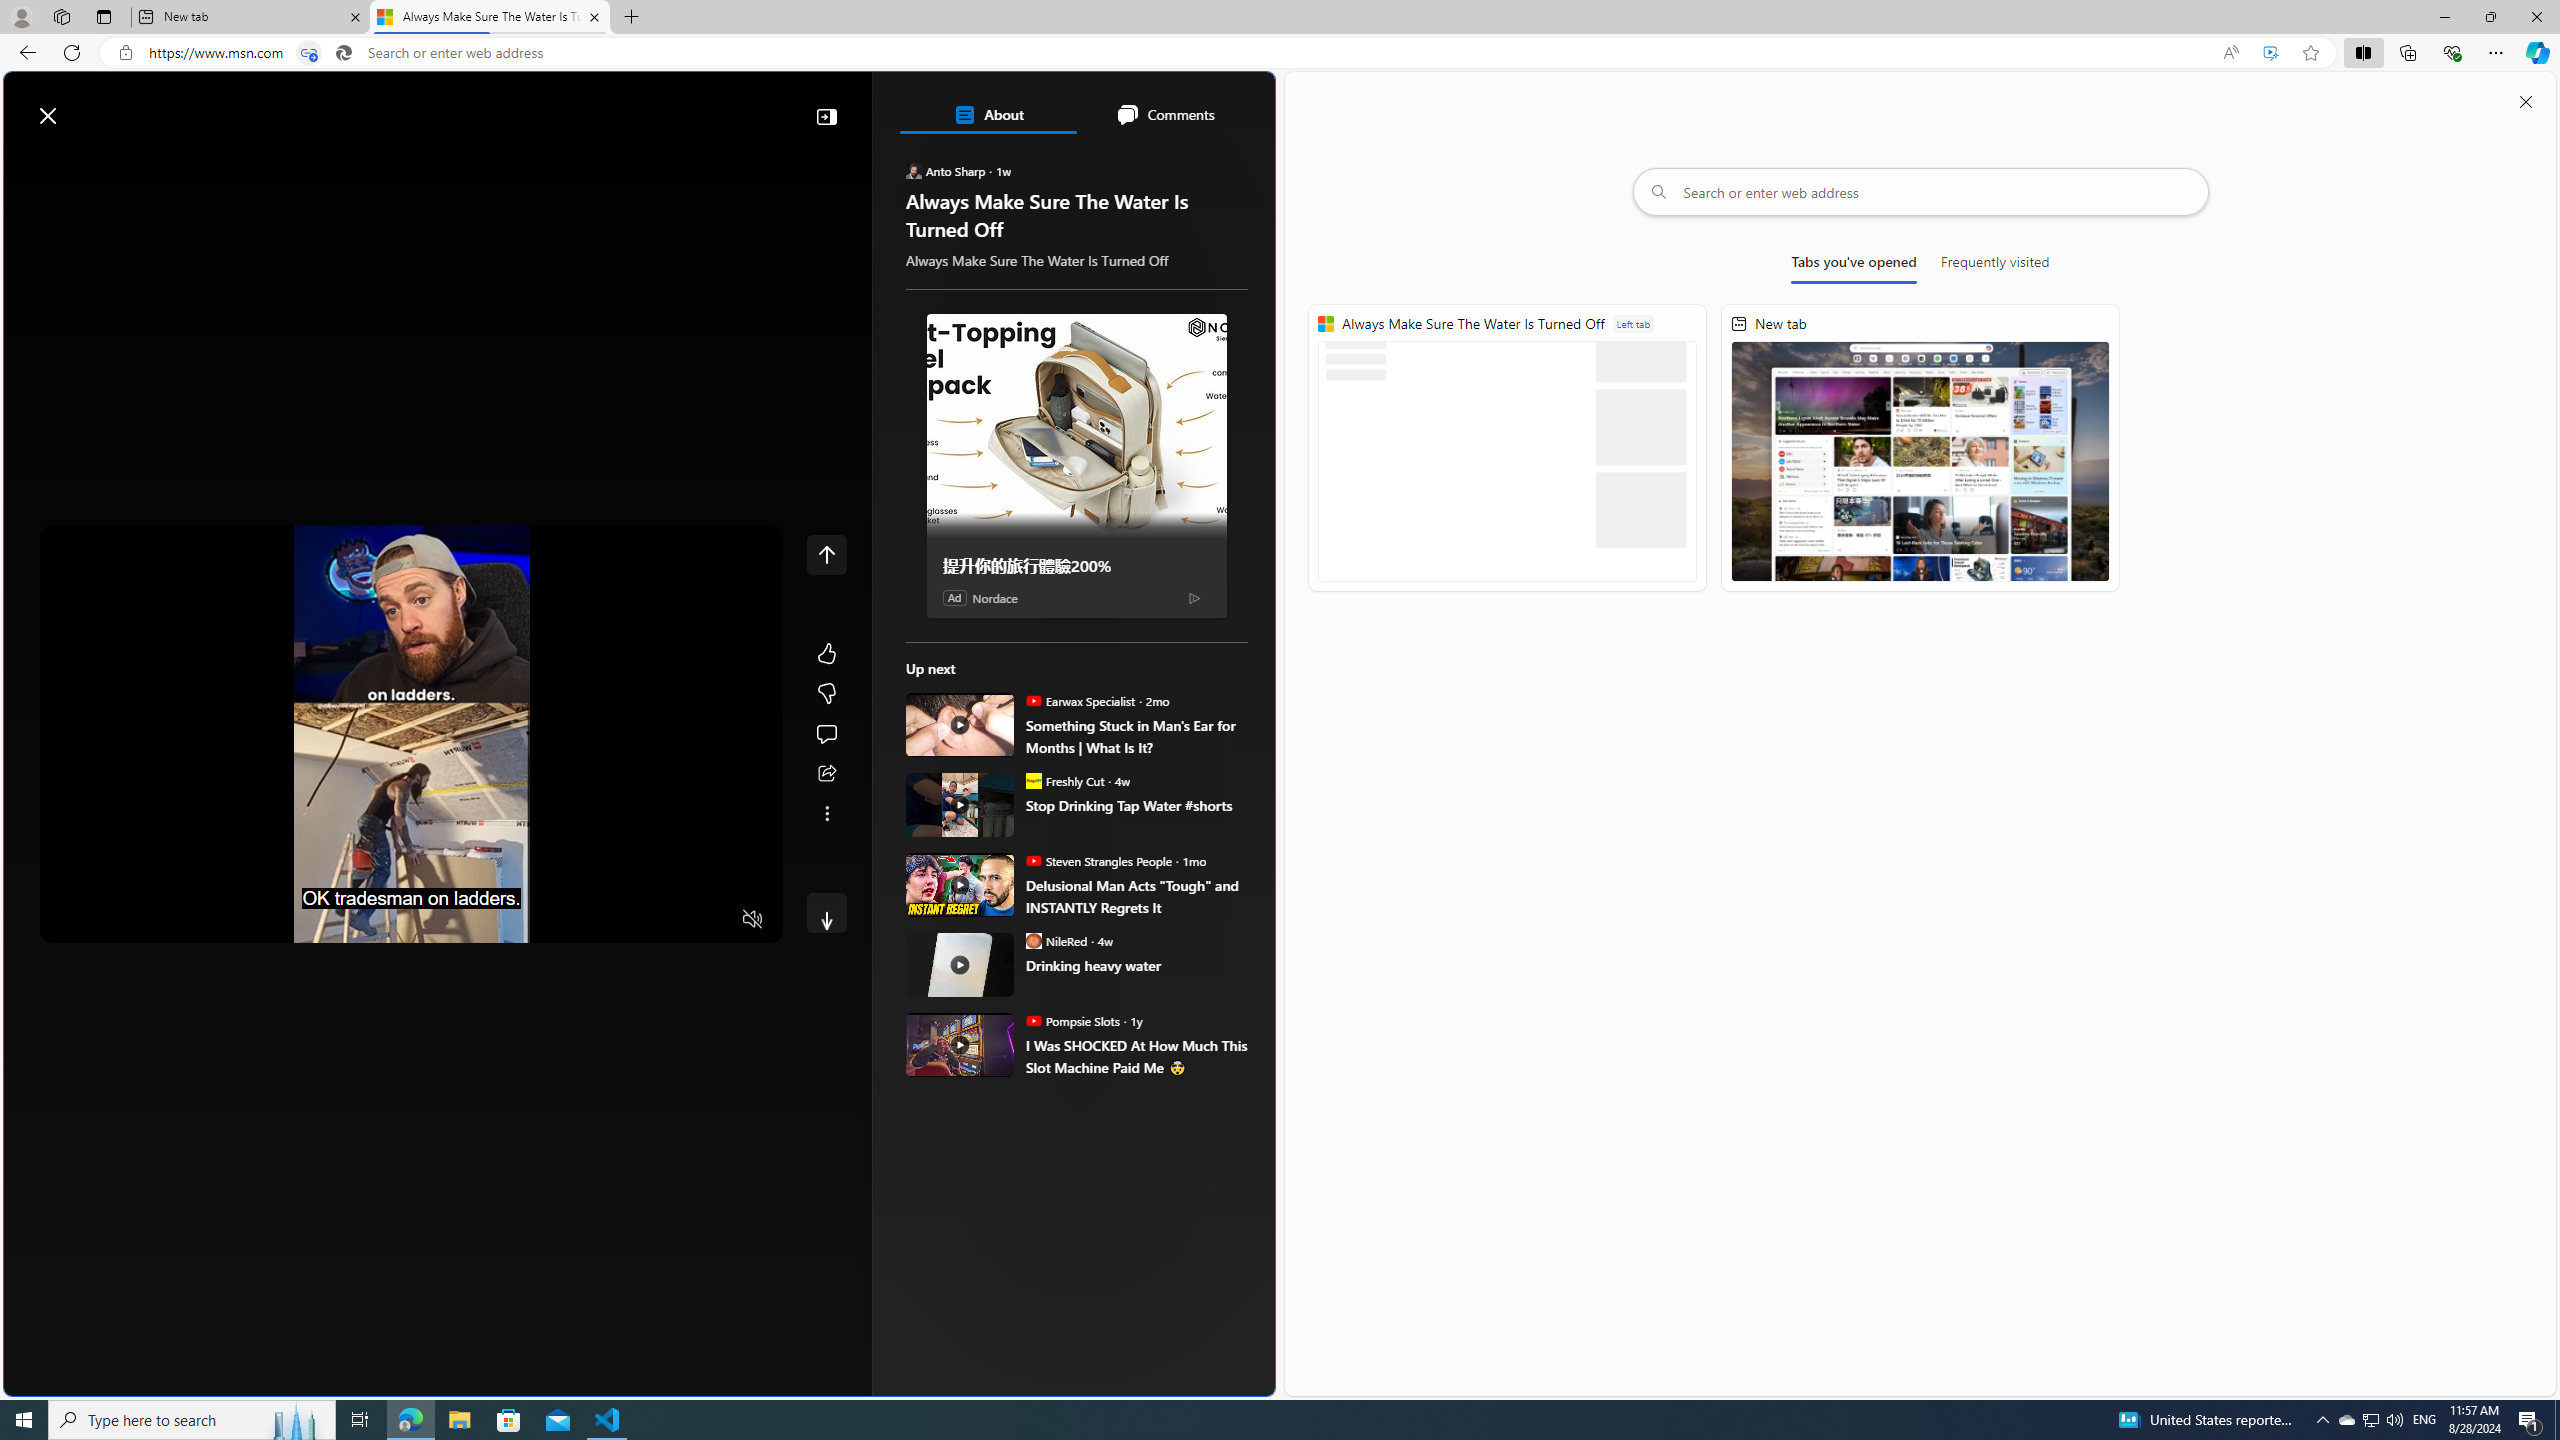 The image size is (2560, 1440). What do you see at coordinates (2535, 51) in the screenshot?
I see `'Copilot (Ctrl+Shift+.)'` at bounding box center [2535, 51].